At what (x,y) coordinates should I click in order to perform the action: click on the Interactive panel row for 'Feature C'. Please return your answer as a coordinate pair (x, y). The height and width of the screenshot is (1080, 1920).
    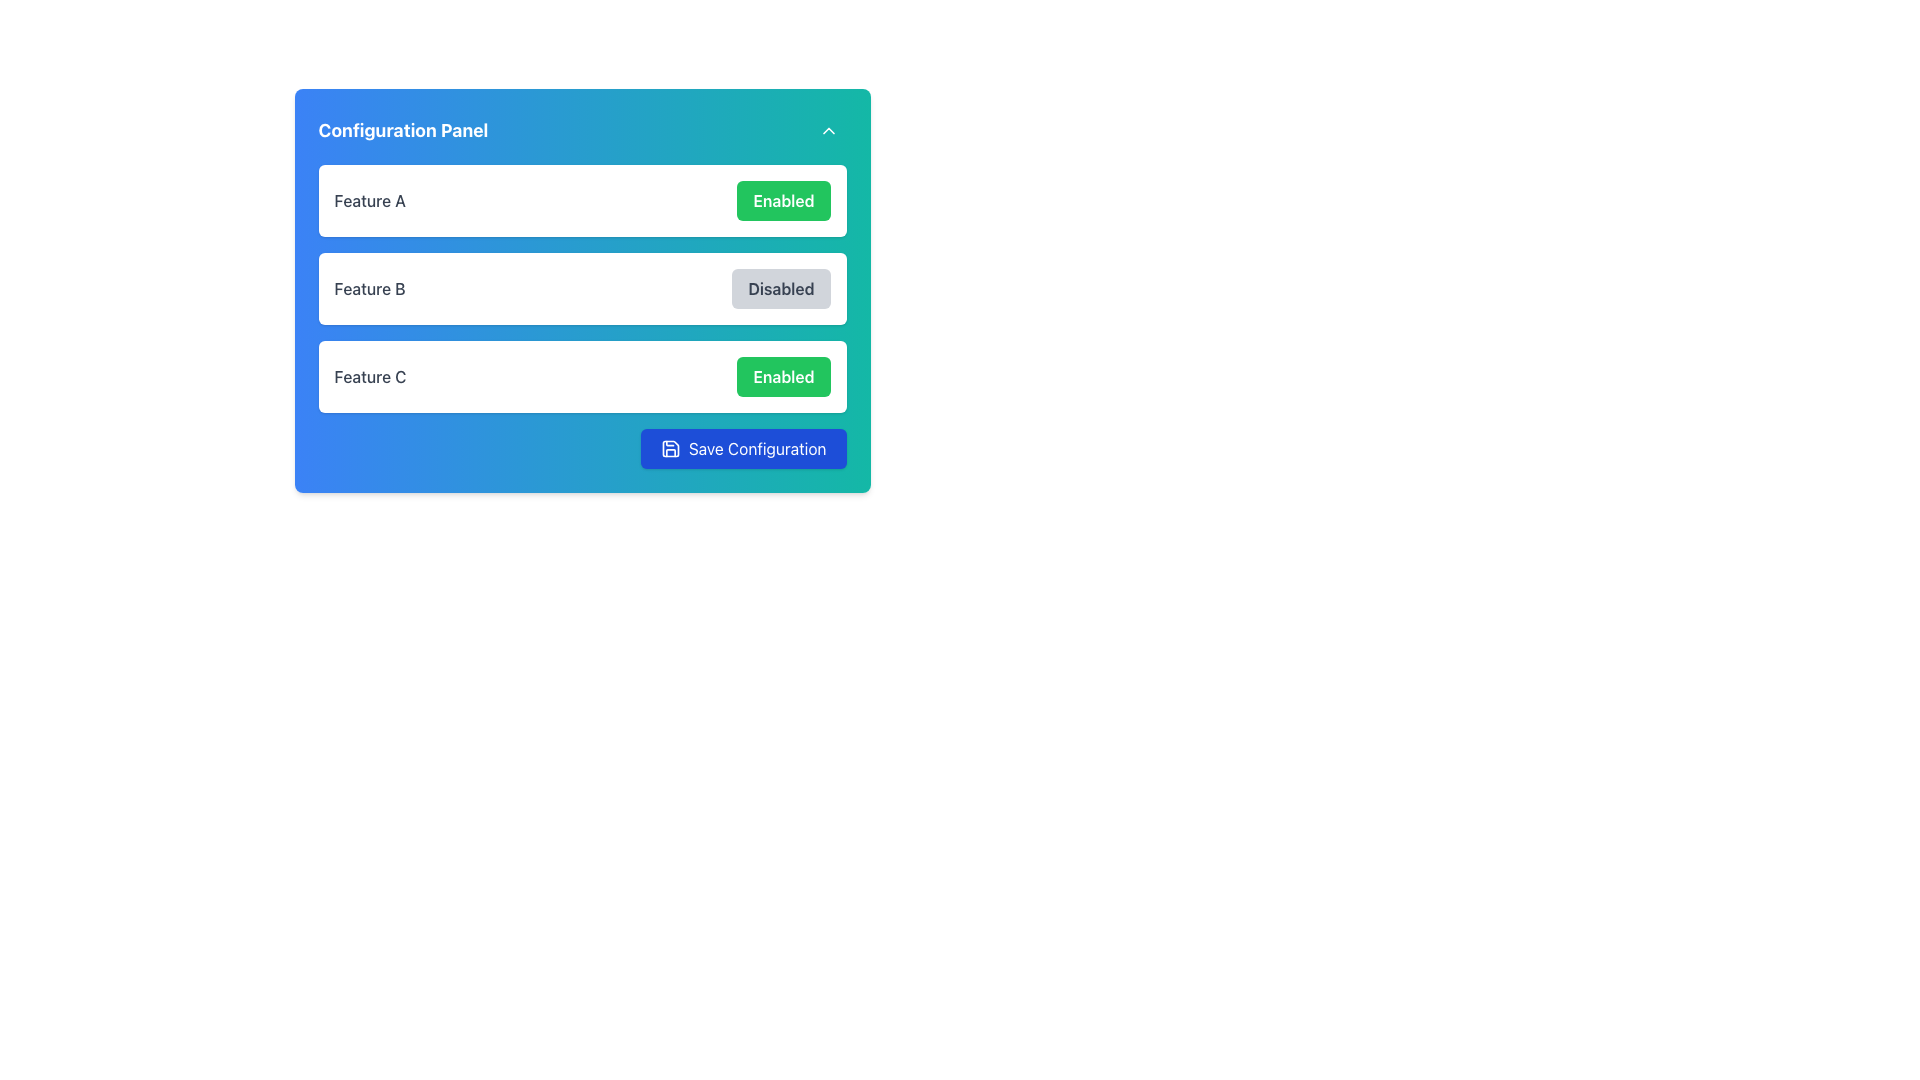
    Looking at the image, I should click on (581, 377).